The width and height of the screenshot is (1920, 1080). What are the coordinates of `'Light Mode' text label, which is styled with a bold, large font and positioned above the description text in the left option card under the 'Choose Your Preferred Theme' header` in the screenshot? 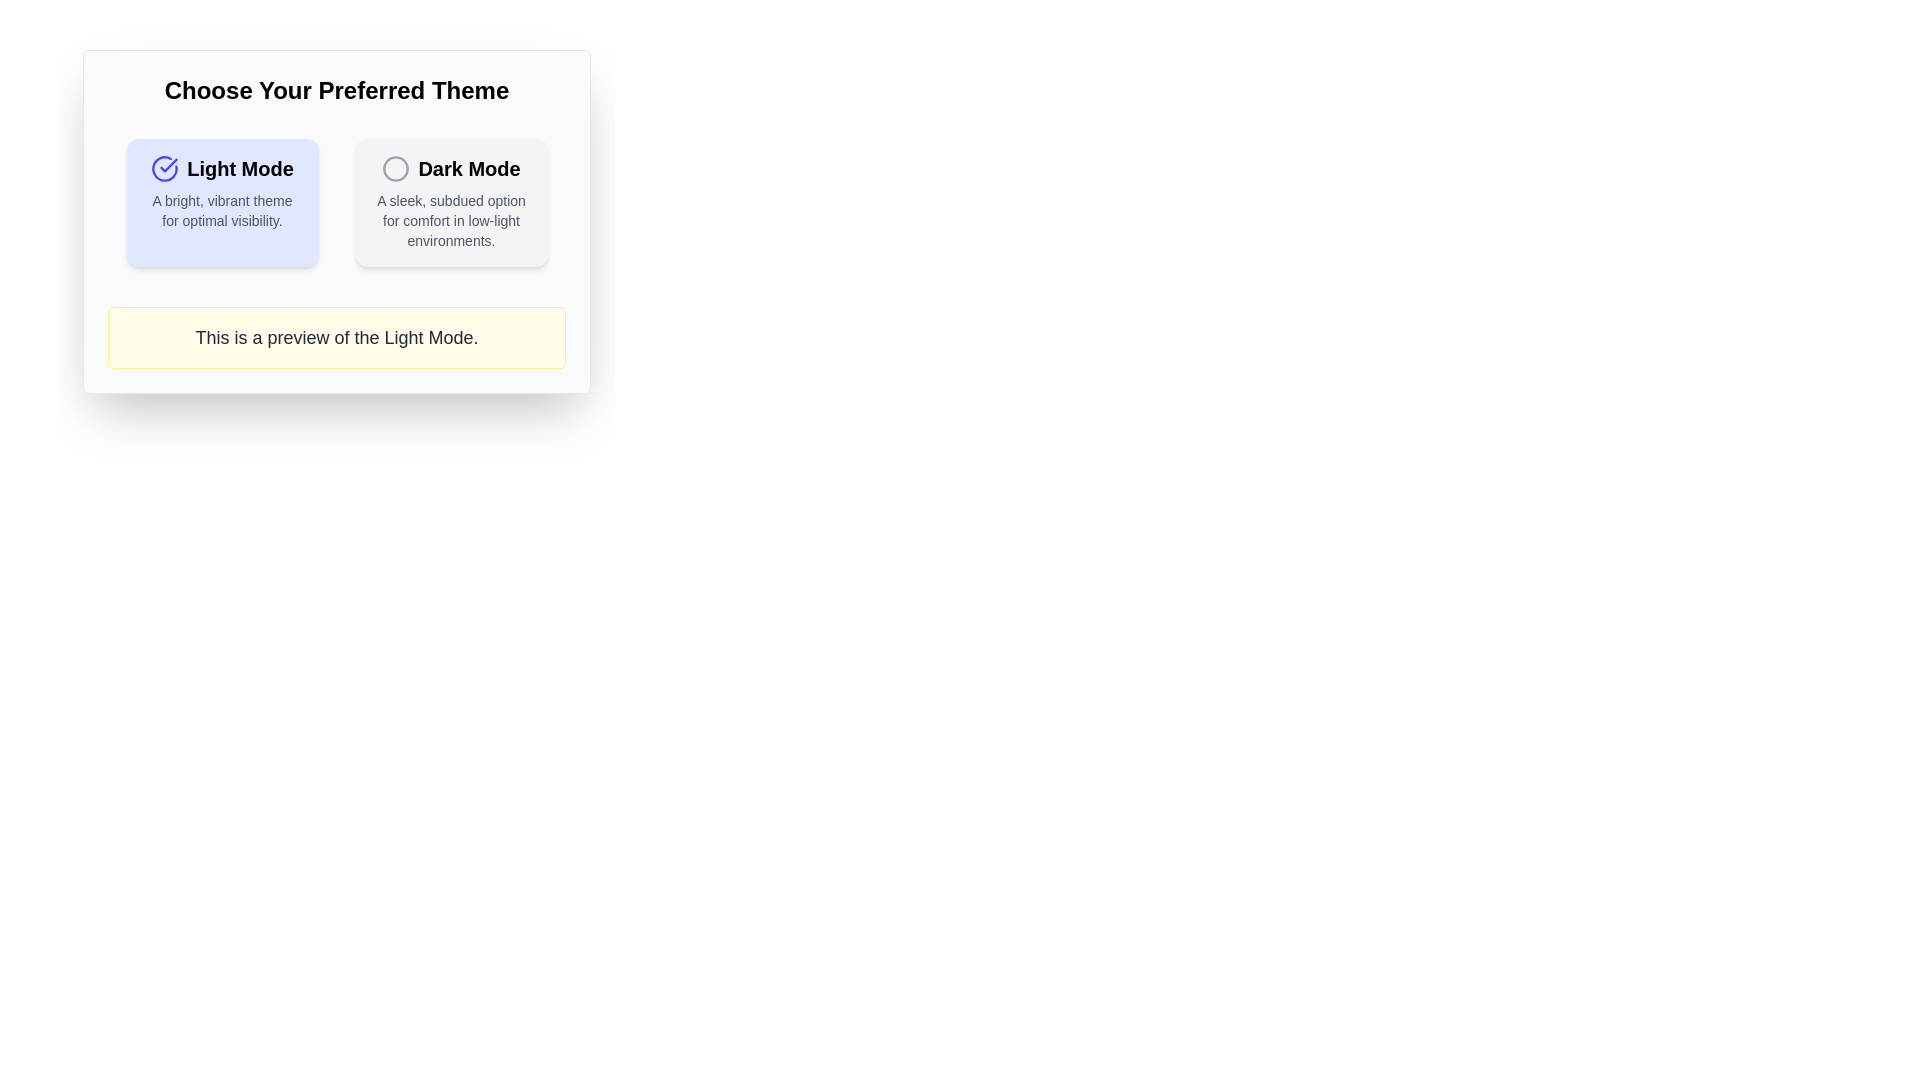 It's located at (222, 168).